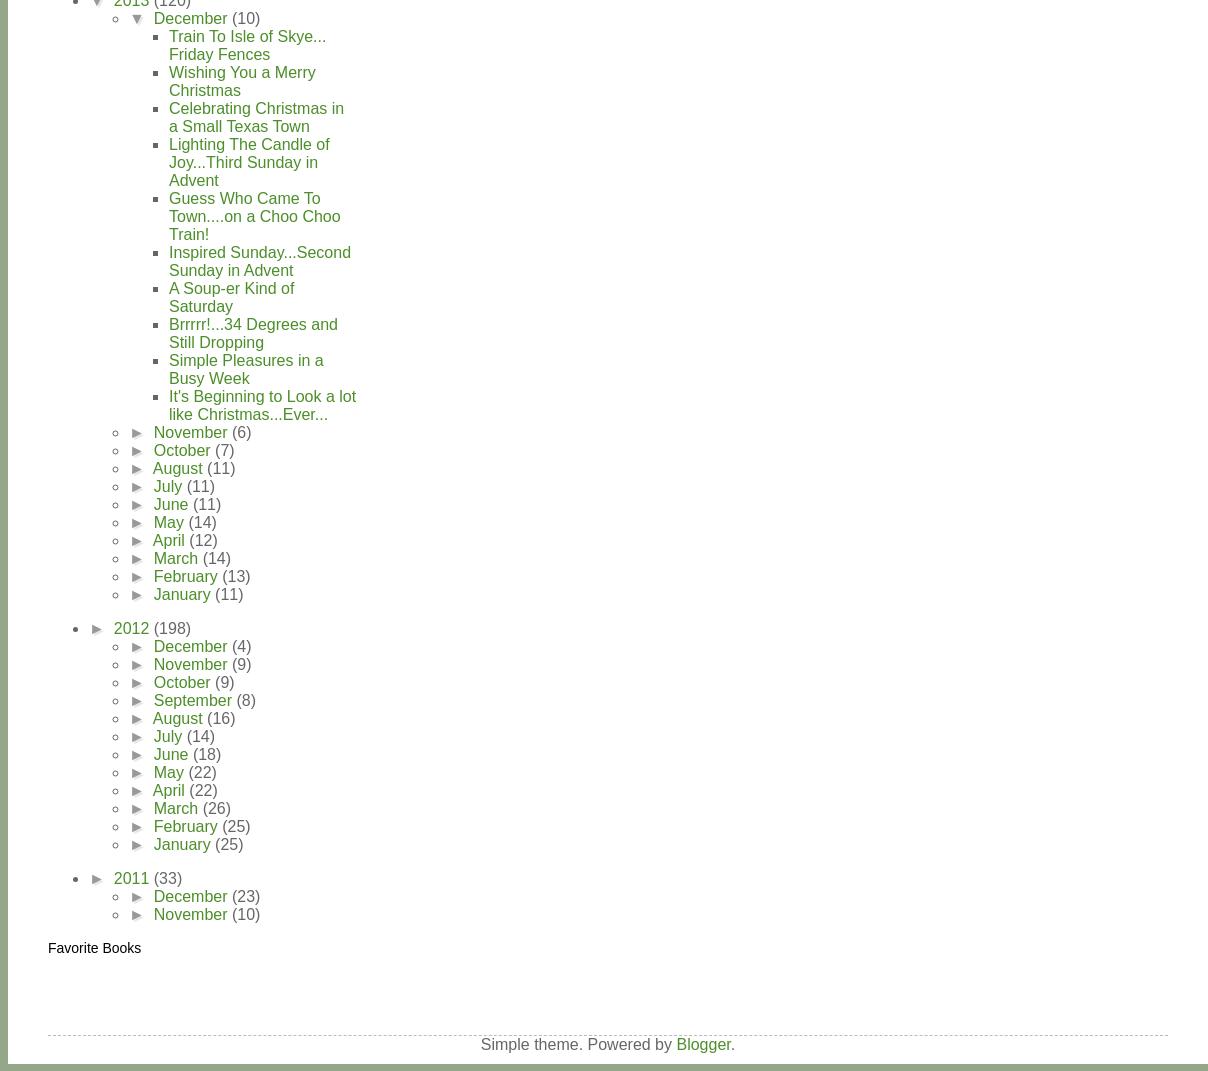  What do you see at coordinates (240, 431) in the screenshot?
I see `'(6)'` at bounding box center [240, 431].